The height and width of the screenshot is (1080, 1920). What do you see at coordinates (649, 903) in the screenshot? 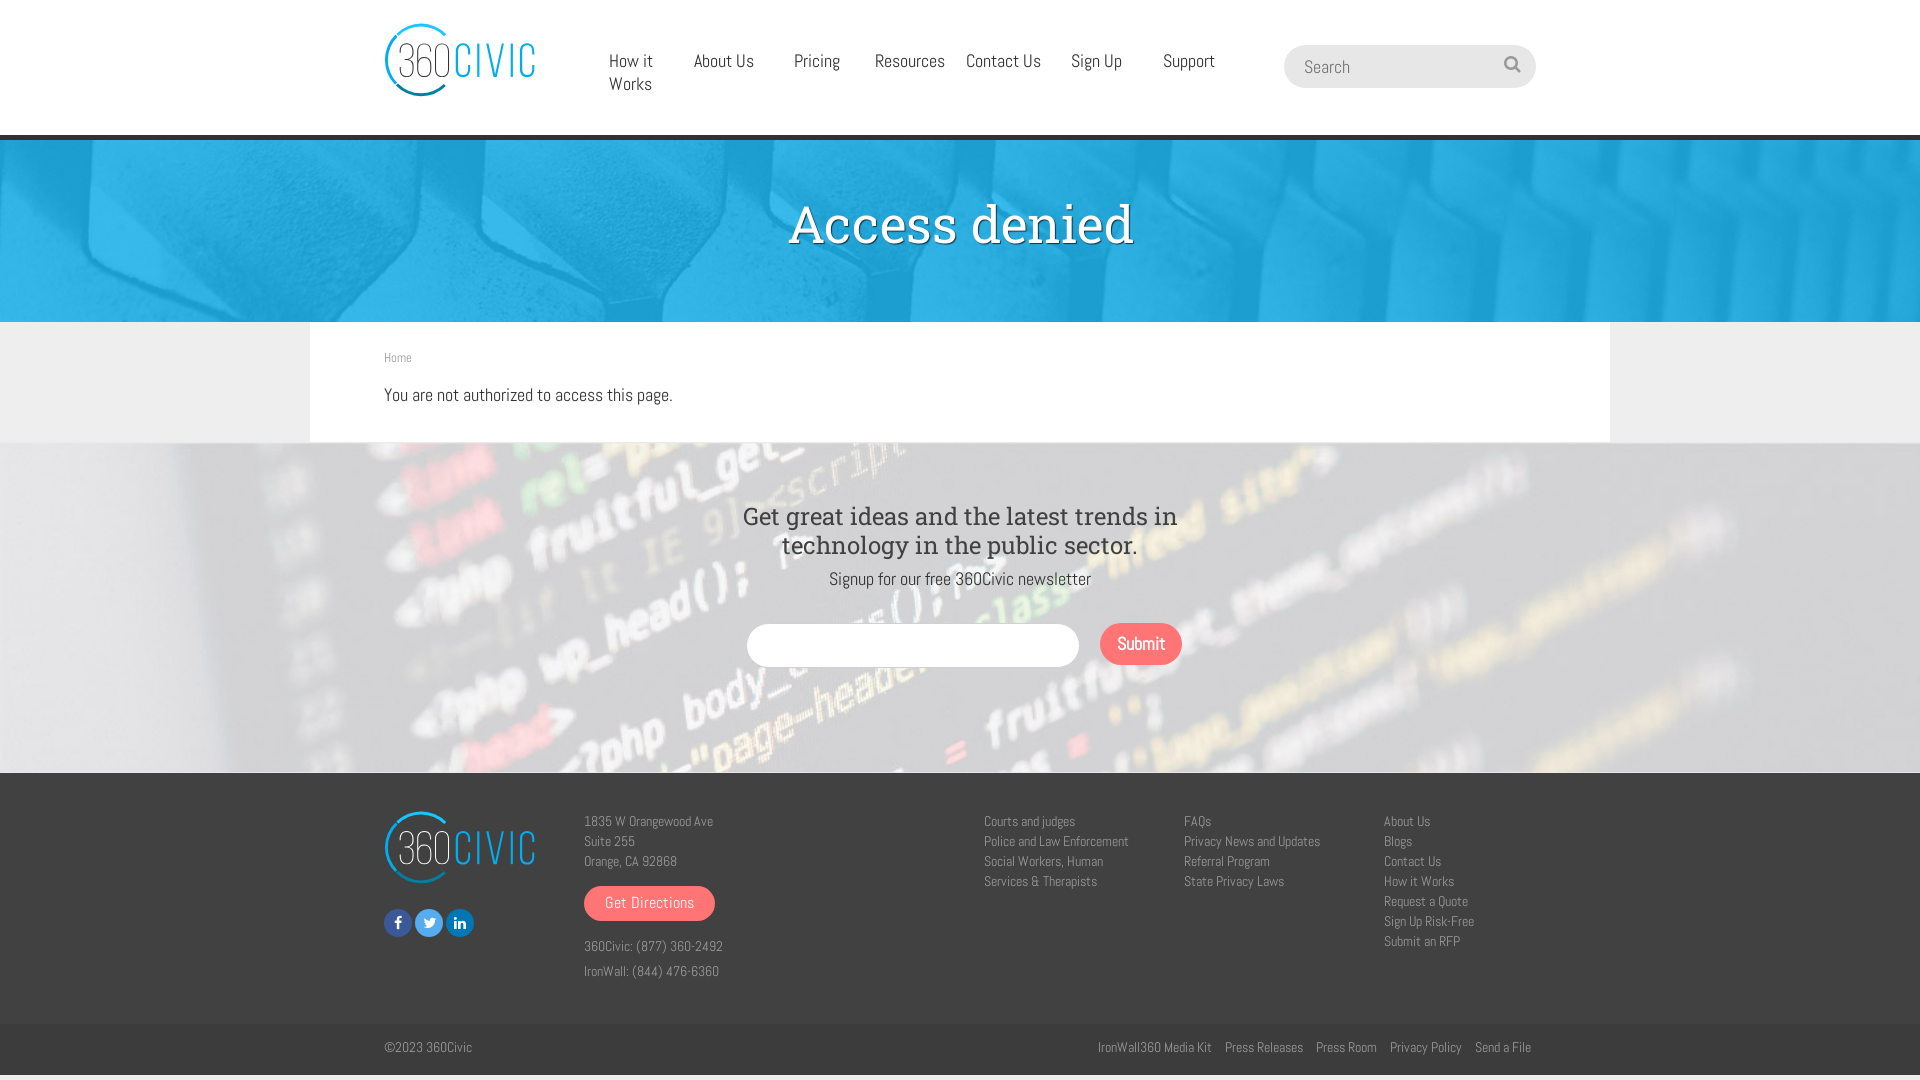
I see `'Get Directions'` at bounding box center [649, 903].